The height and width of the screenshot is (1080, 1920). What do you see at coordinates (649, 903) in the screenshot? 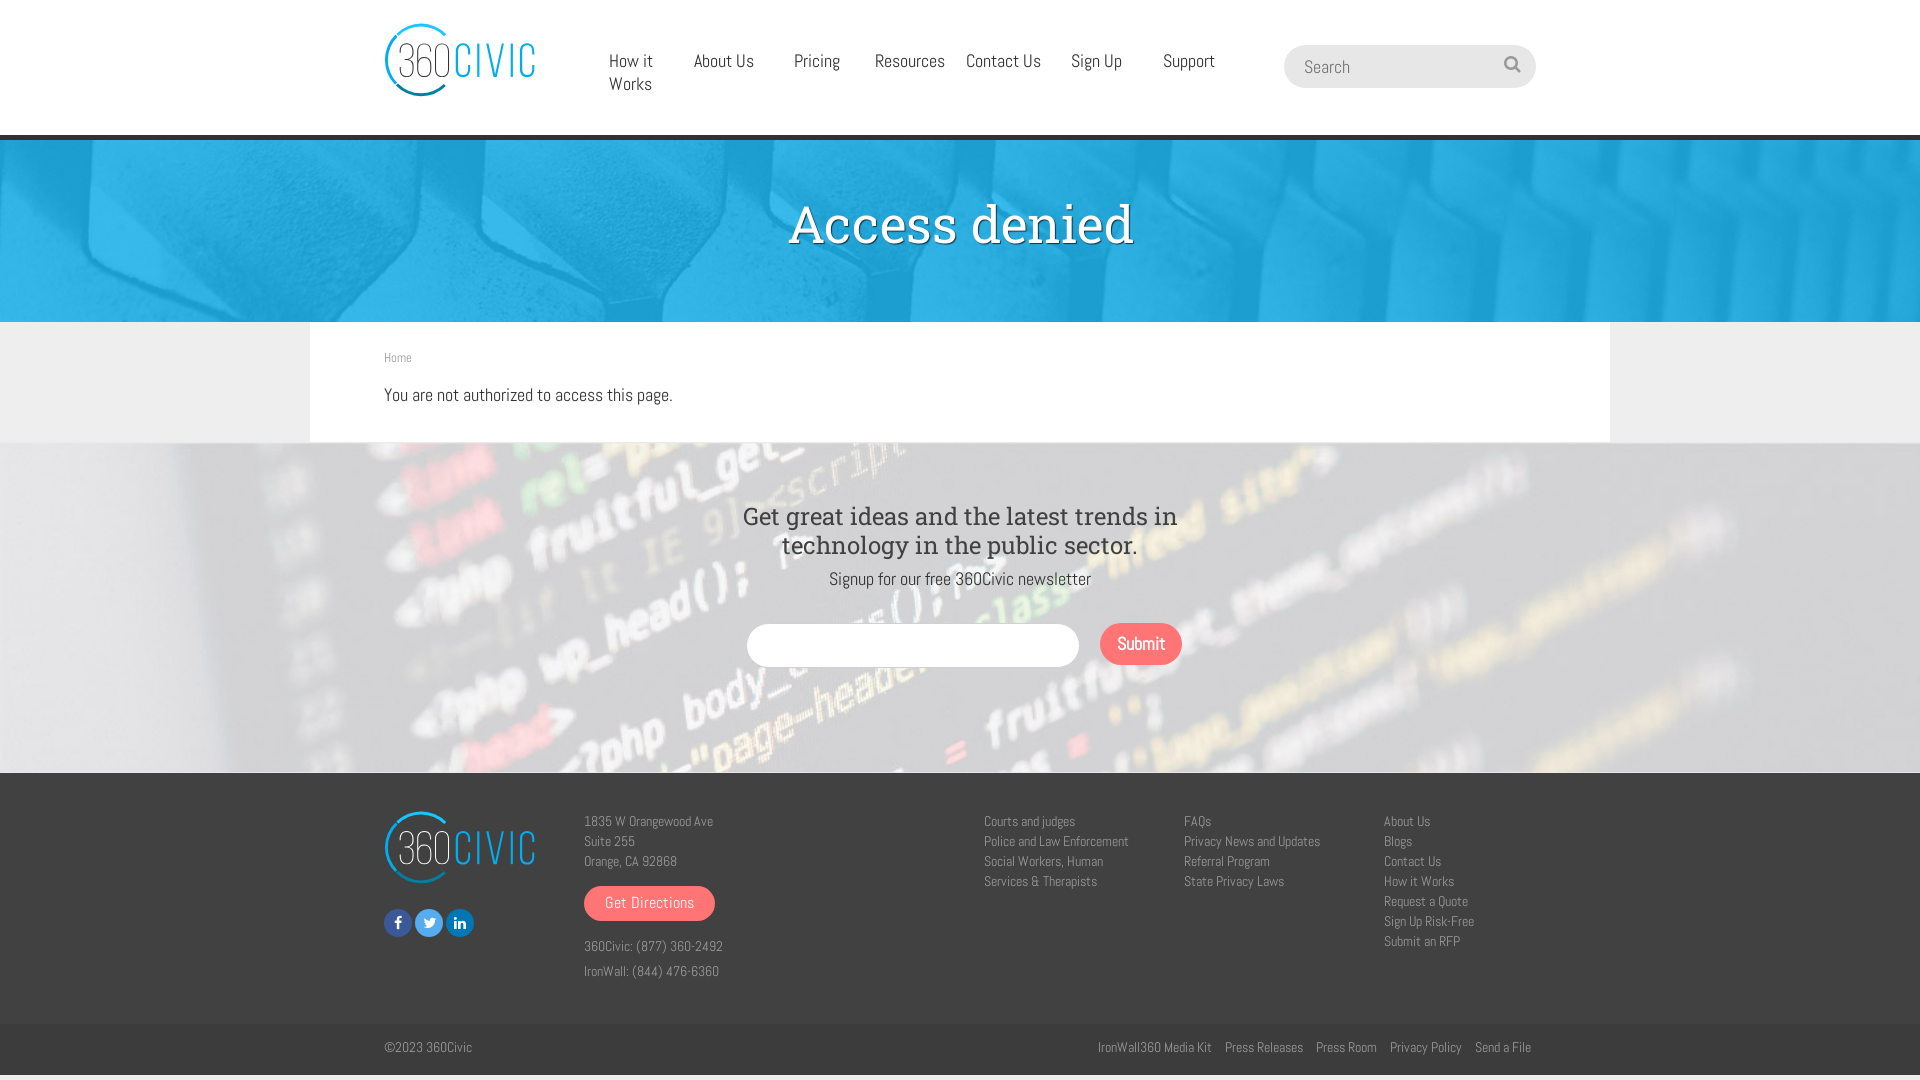
I see `'Get Directions'` at bounding box center [649, 903].